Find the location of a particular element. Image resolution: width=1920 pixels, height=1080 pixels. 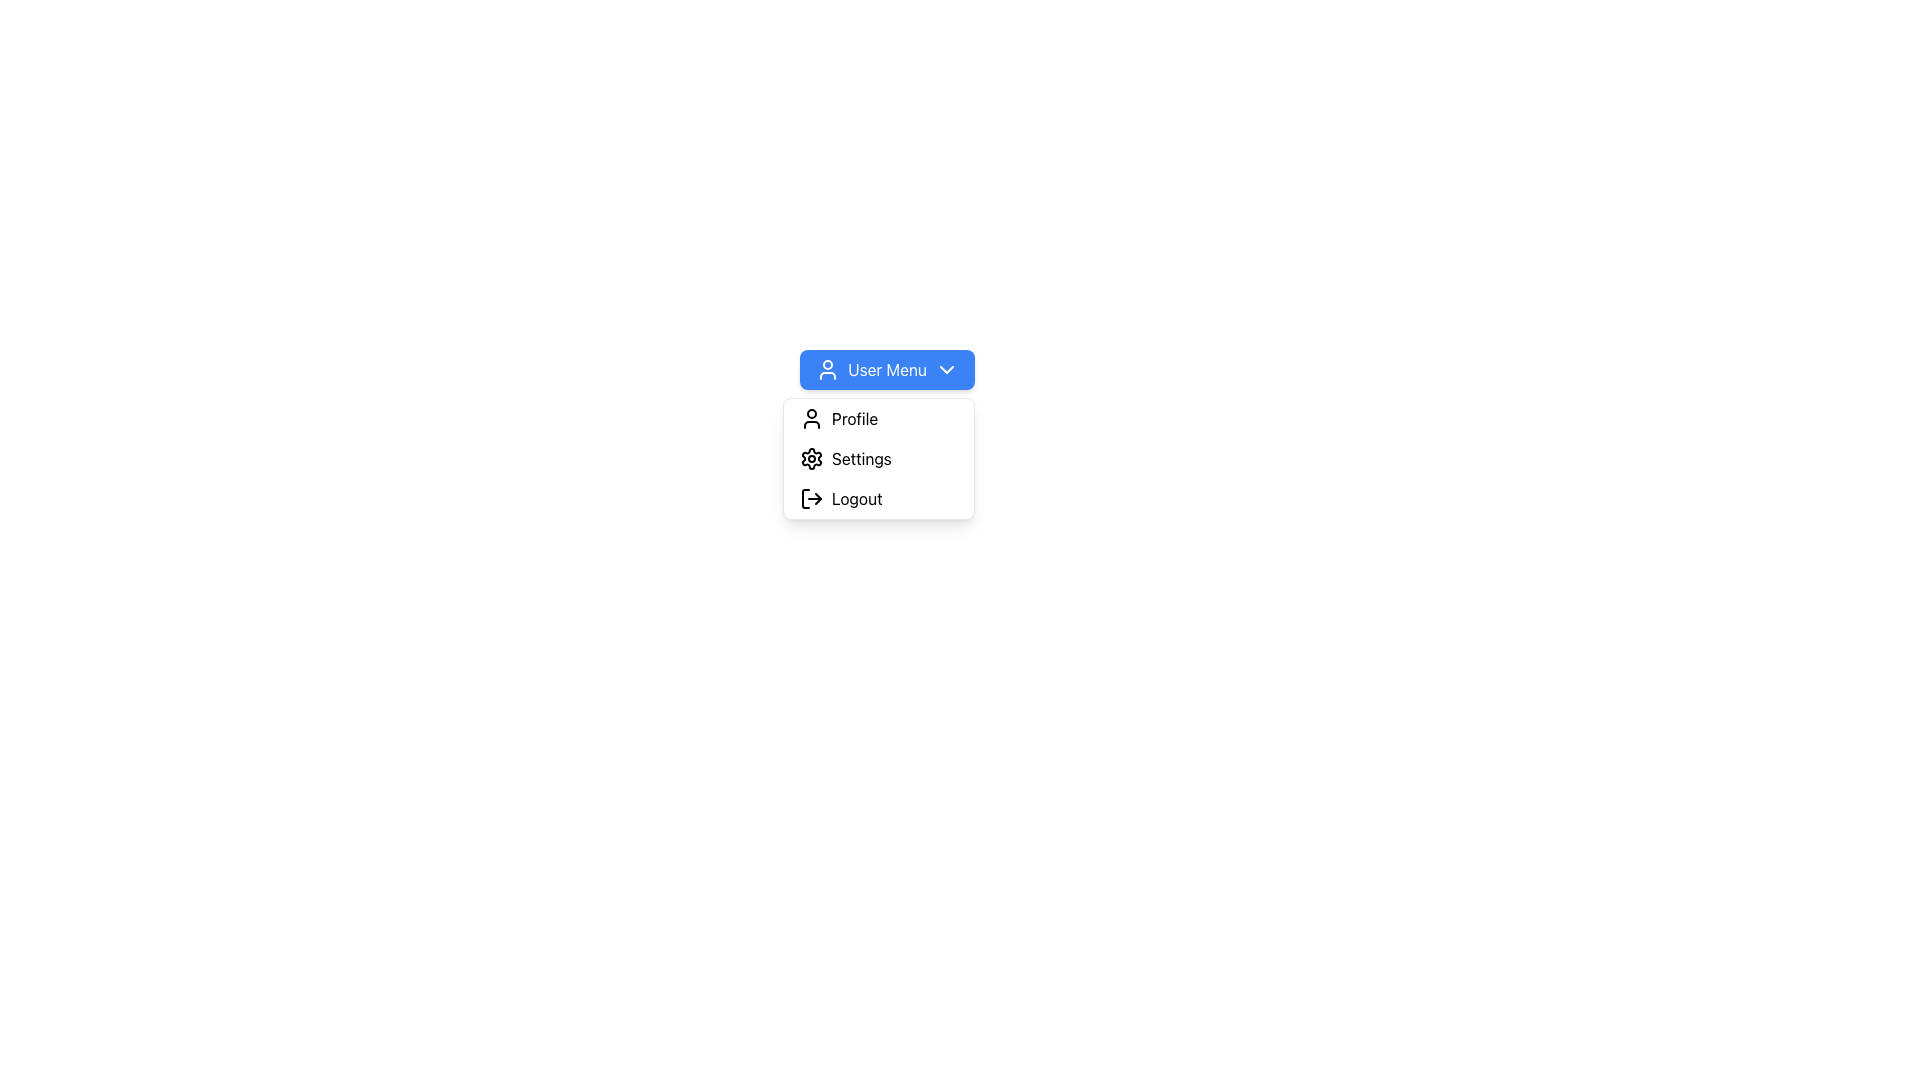

the gear icon located in the dropdown menu under 'User Menu' is located at coordinates (811, 459).